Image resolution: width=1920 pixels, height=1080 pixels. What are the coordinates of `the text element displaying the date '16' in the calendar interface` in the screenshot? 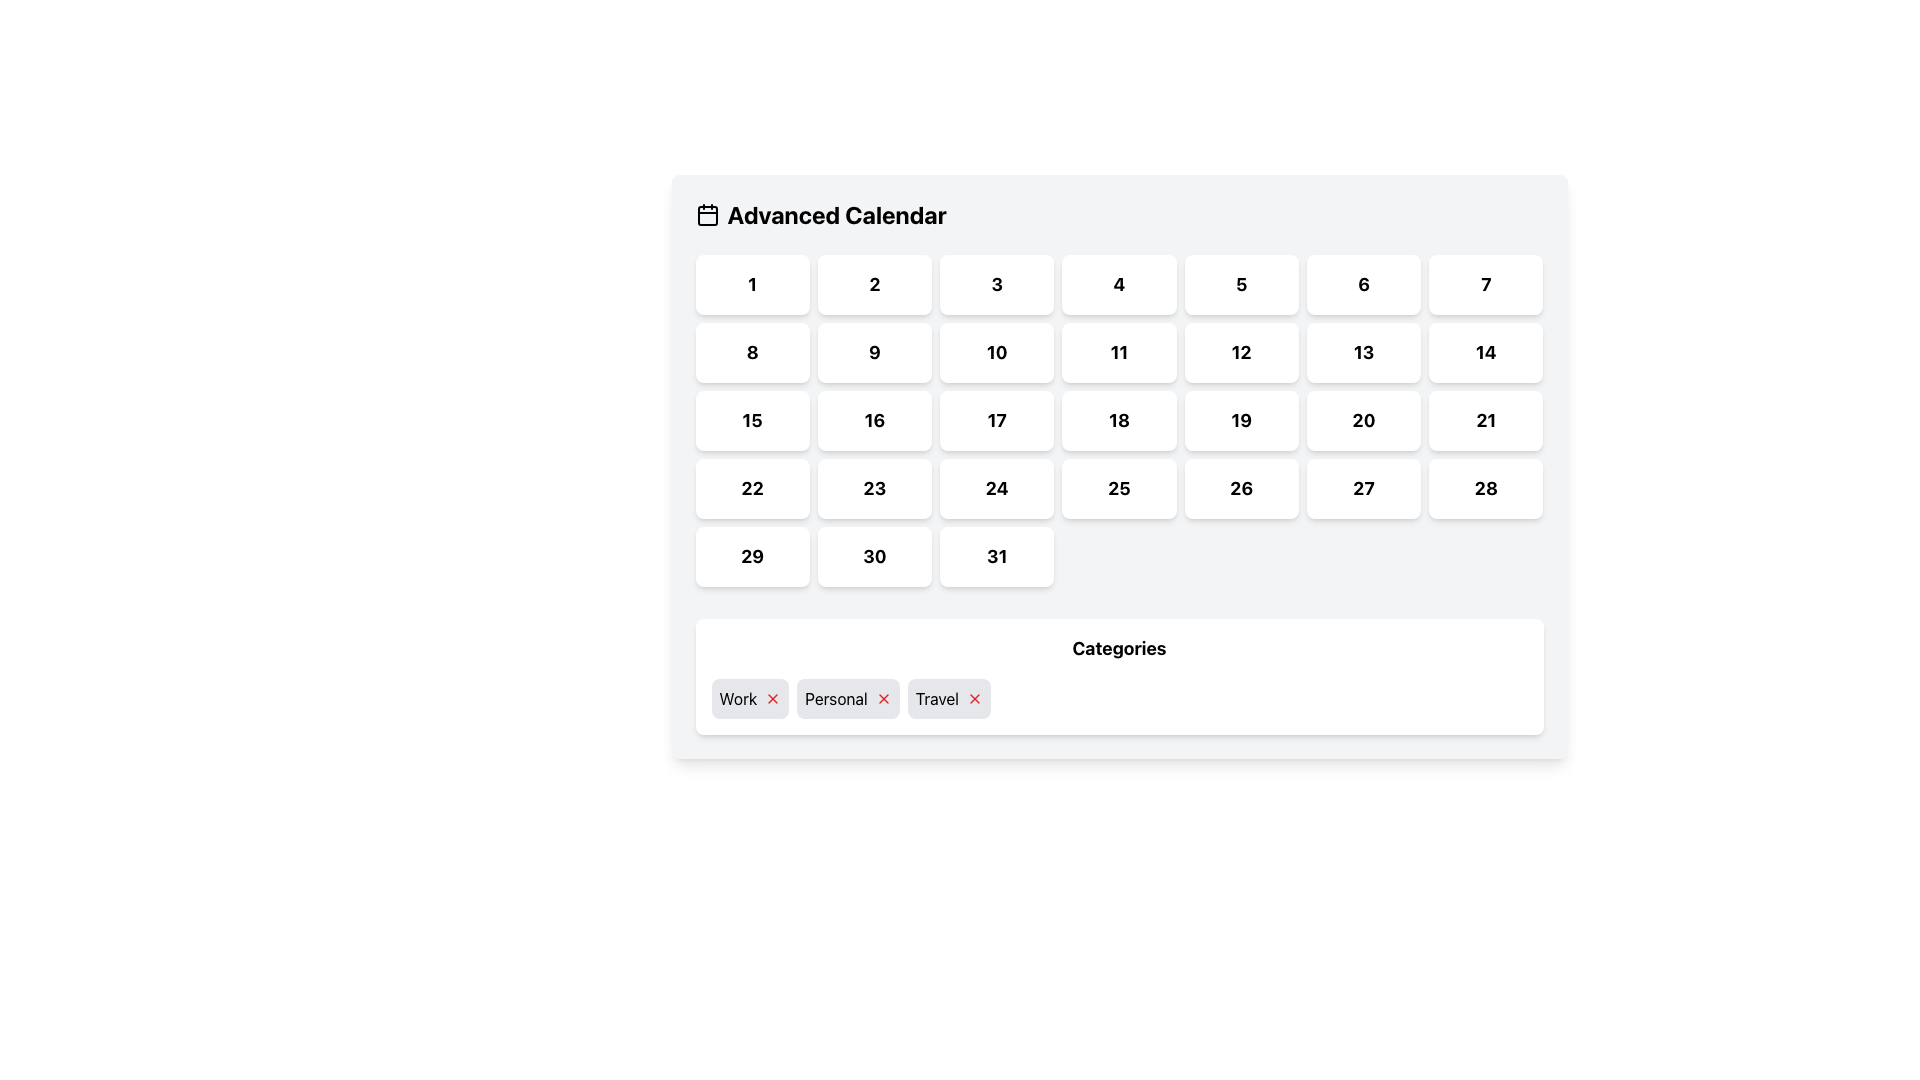 It's located at (874, 419).